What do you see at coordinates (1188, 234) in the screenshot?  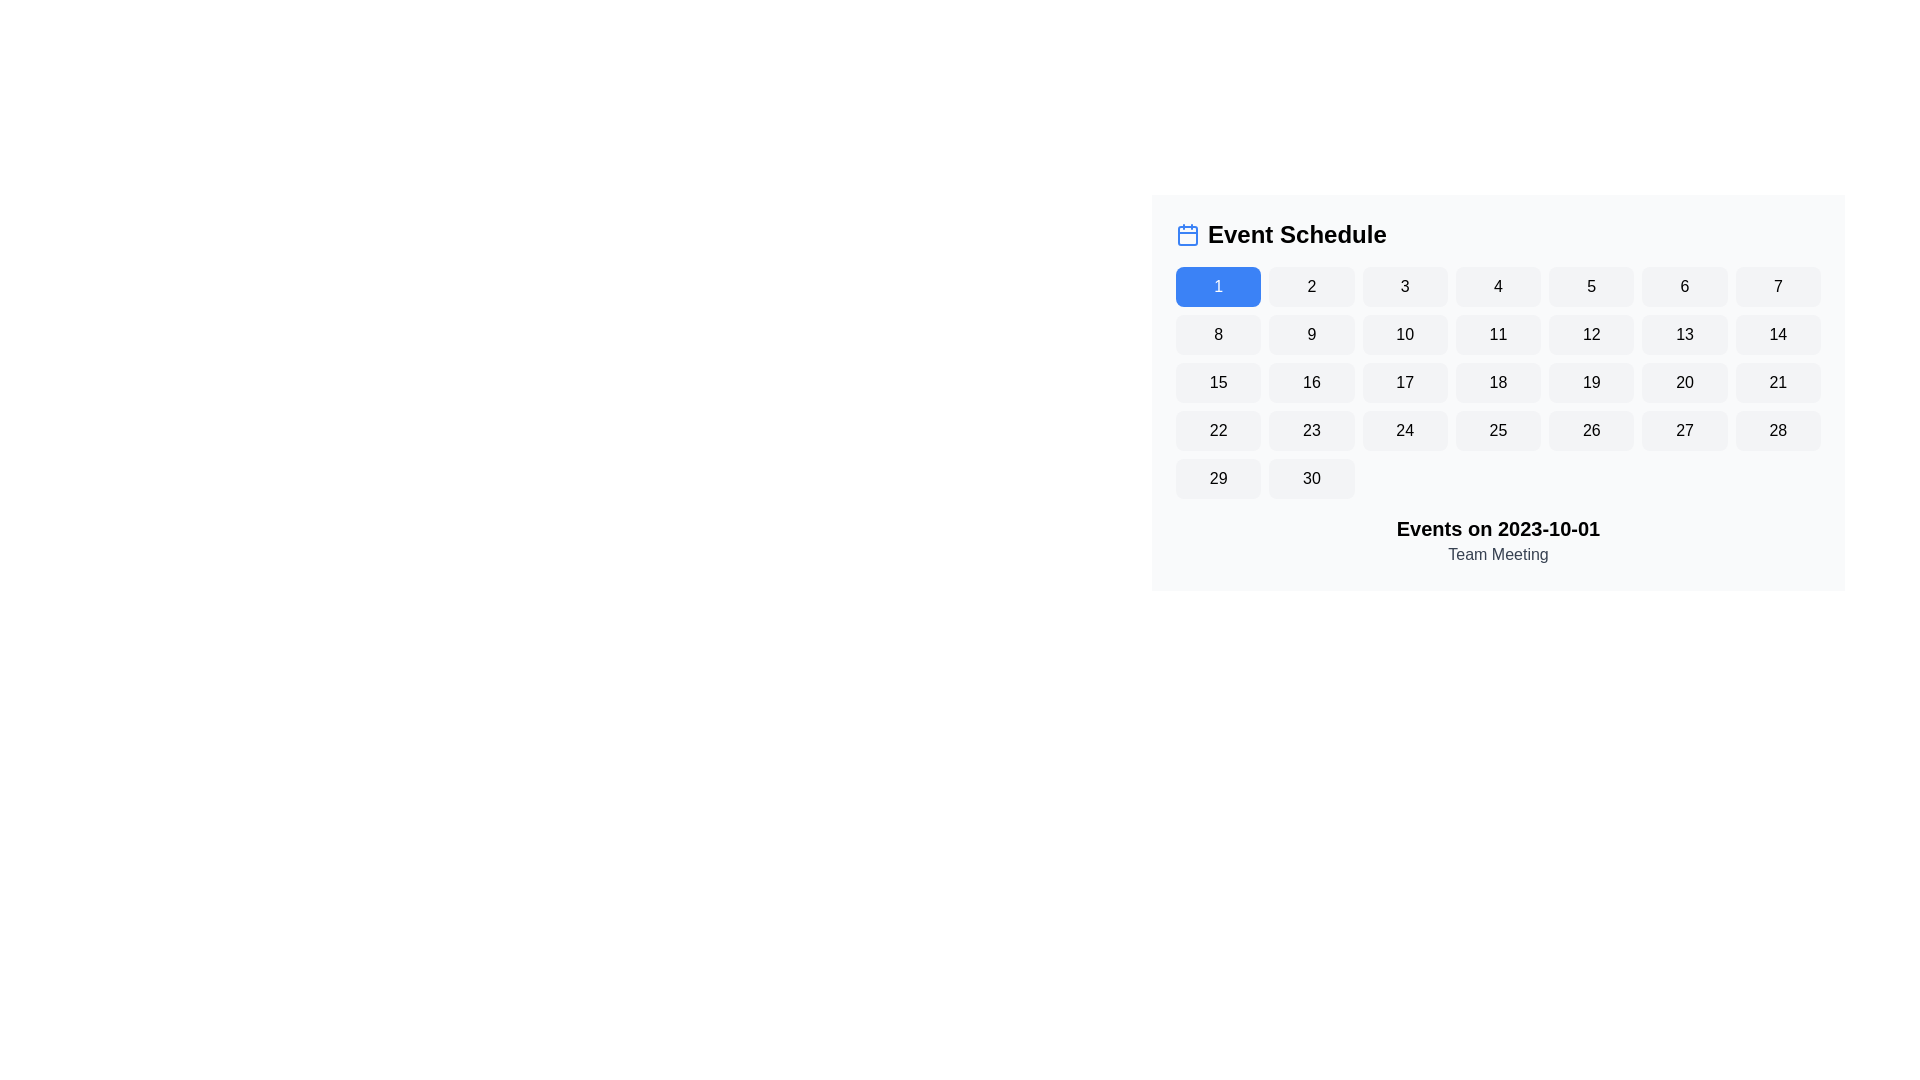 I see `the calendar icon located in the top left corner of the section containing the calendar functionality, which is positioned to the left of the 'Event Schedule' text` at bounding box center [1188, 234].